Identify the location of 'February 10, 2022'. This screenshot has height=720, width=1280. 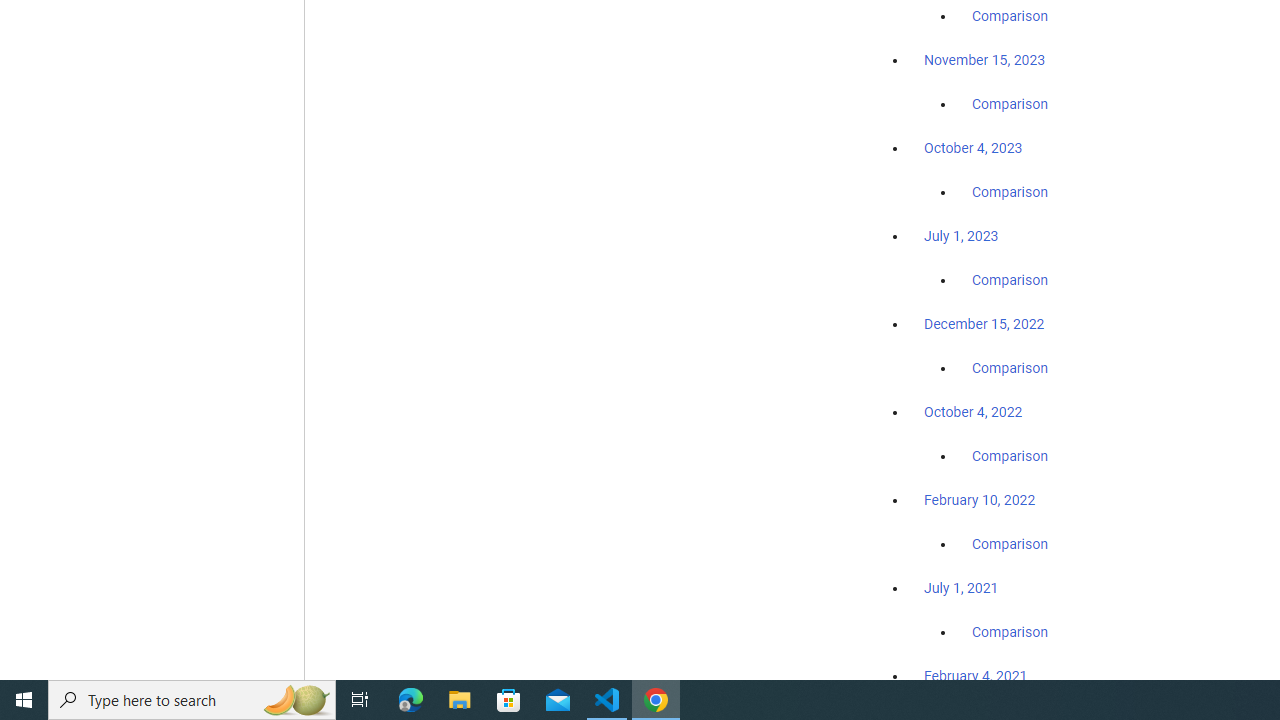
(979, 499).